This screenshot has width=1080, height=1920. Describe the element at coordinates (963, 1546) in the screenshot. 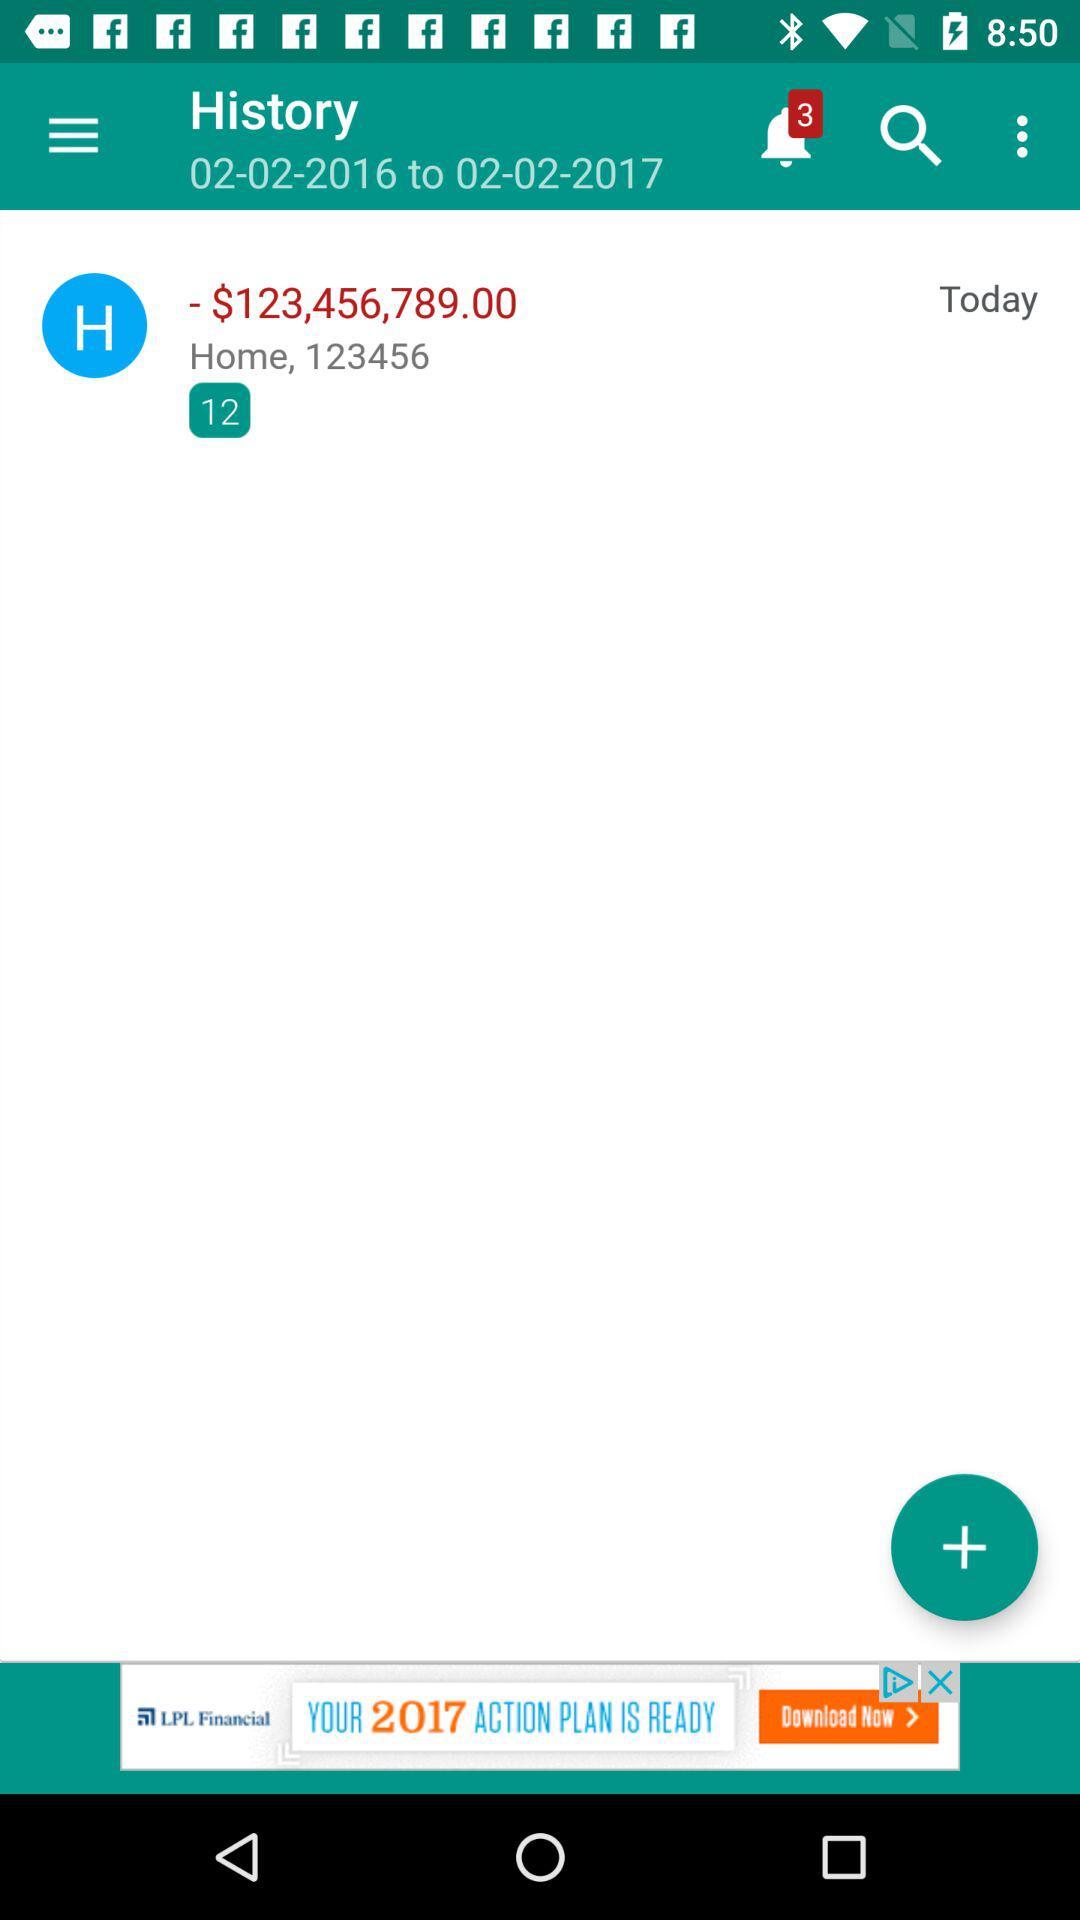

I see `incriment button` at that location.